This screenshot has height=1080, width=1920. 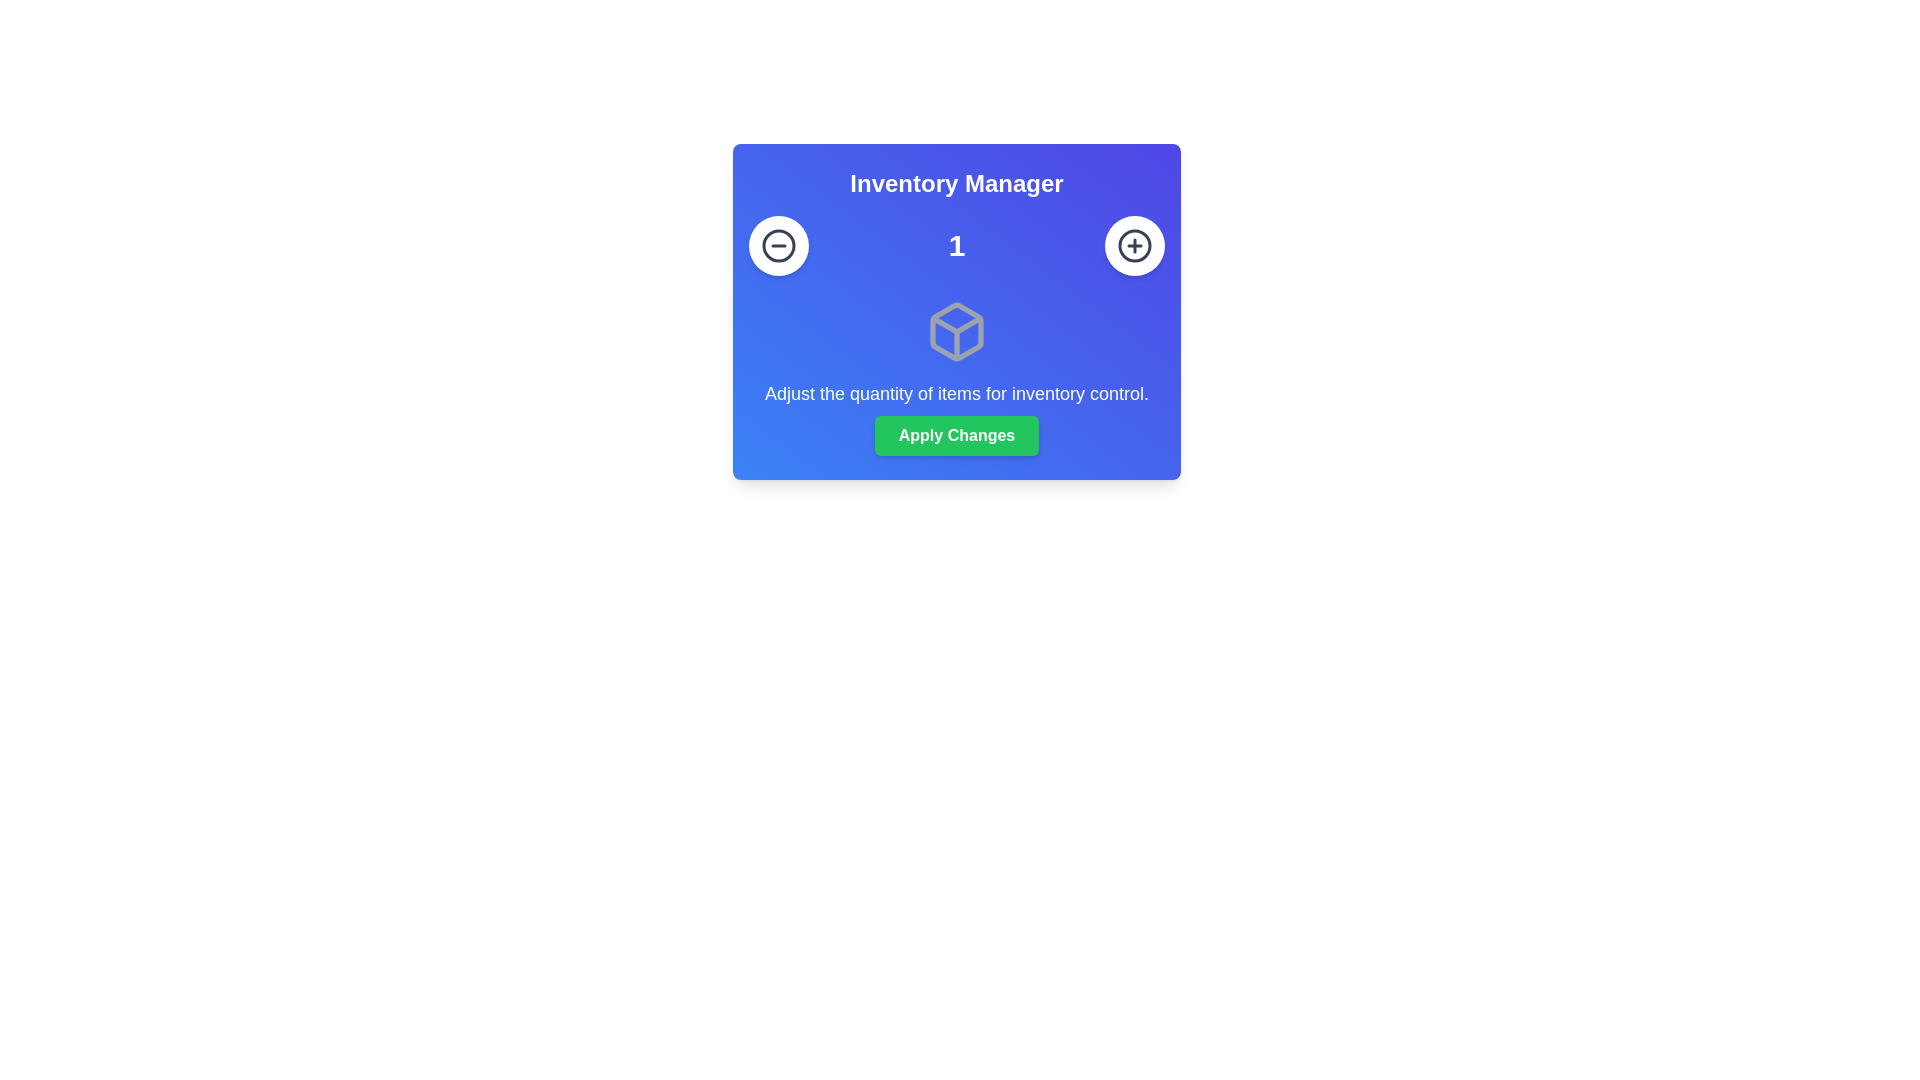 What do you see at coordinates (955, 245) in the screenshot?
I see `bold numeral '1' displayed in the blue rectangular interface, which is located symmetrically between the minus and plus buttons` at bounding box center [955, 245].